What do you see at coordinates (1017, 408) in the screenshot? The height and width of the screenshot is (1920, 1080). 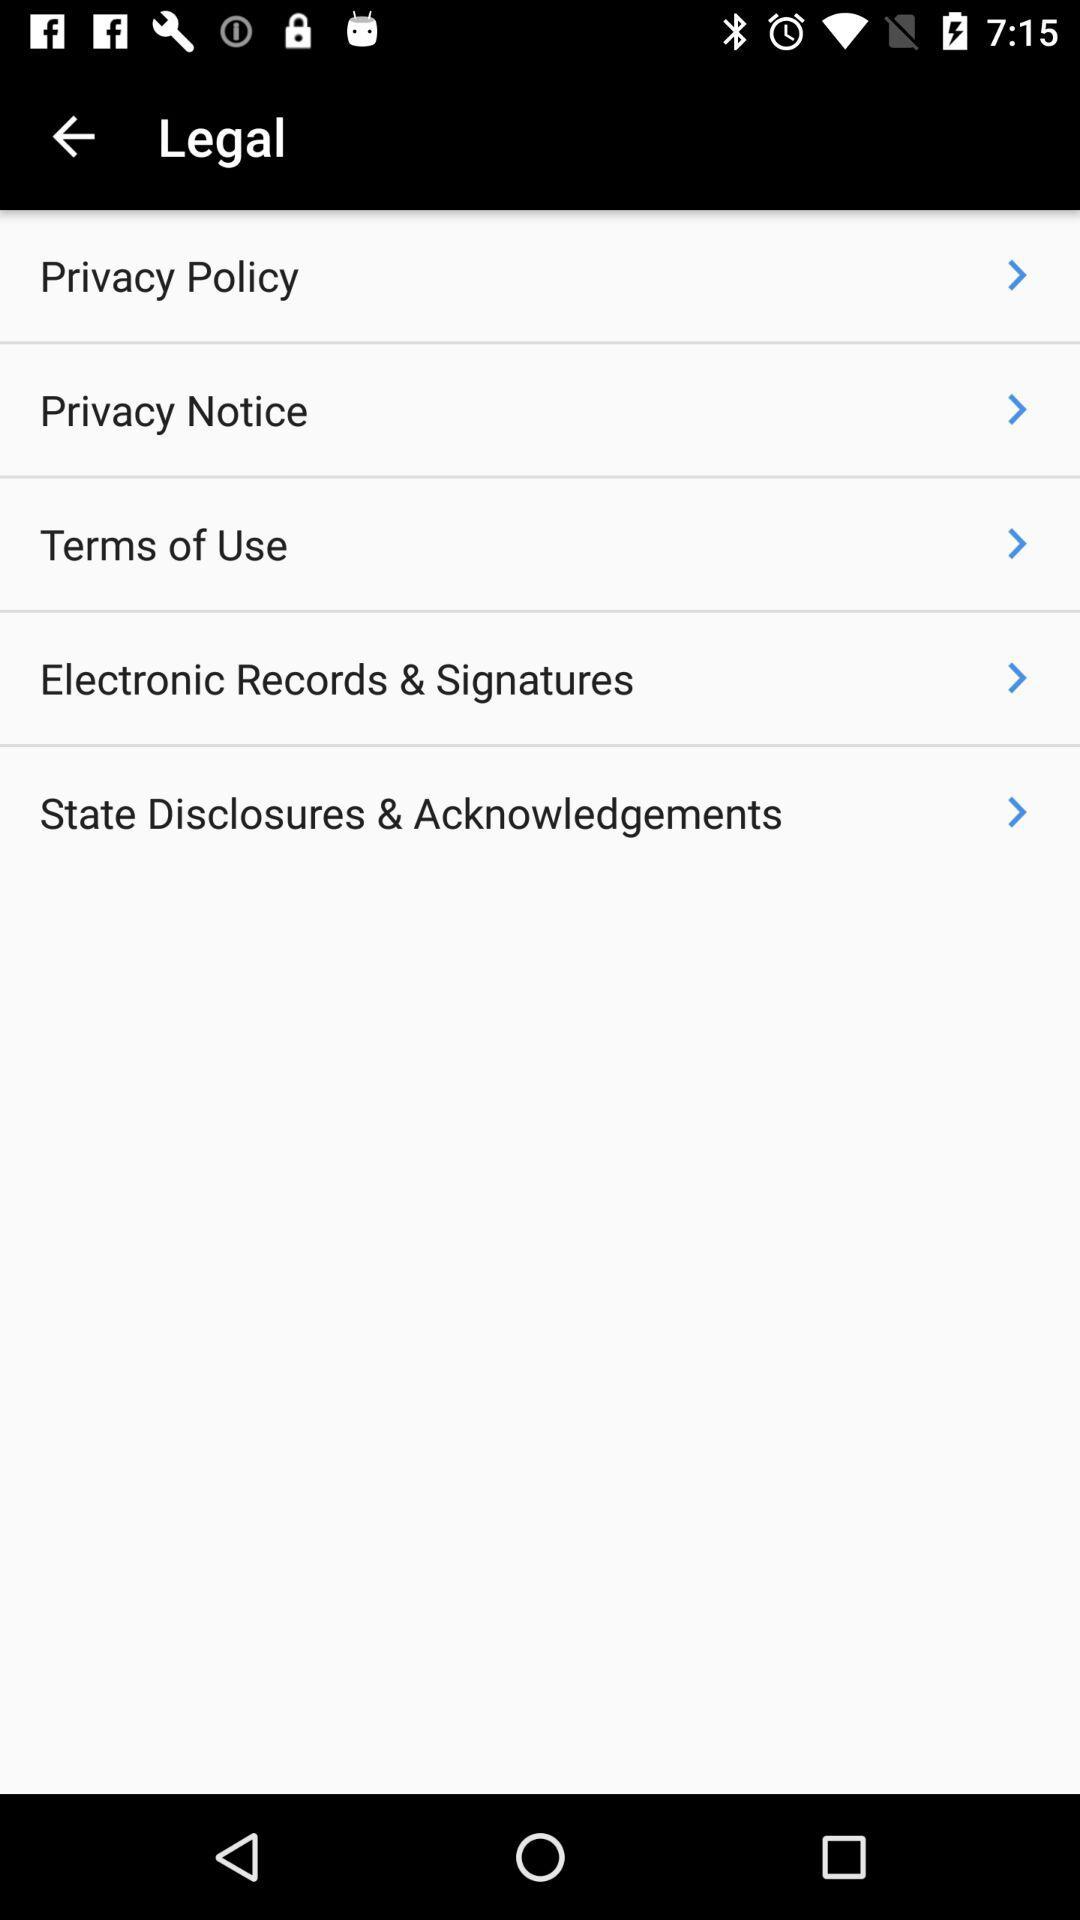 I see `the item to the right of privacy notice item` at bounding box center [1017, 408].